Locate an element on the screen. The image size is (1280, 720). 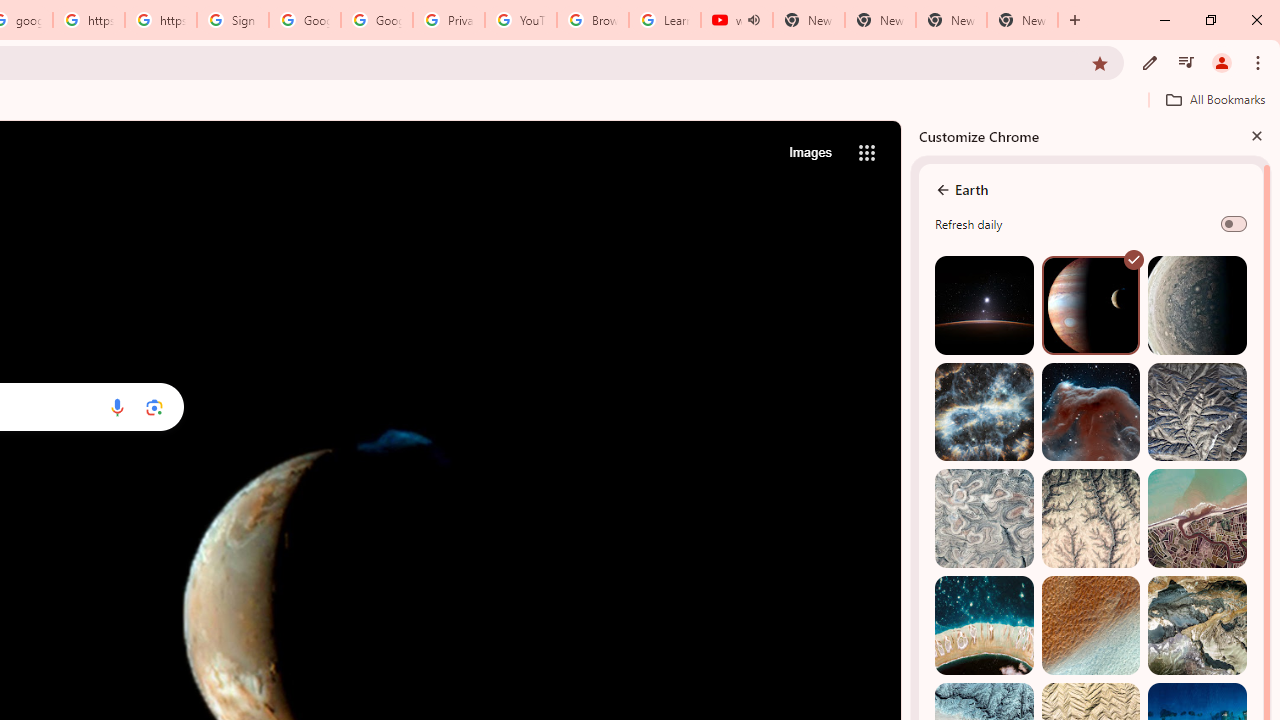
'Trarza, Mauritania' is located at coordinates (1089, 624).